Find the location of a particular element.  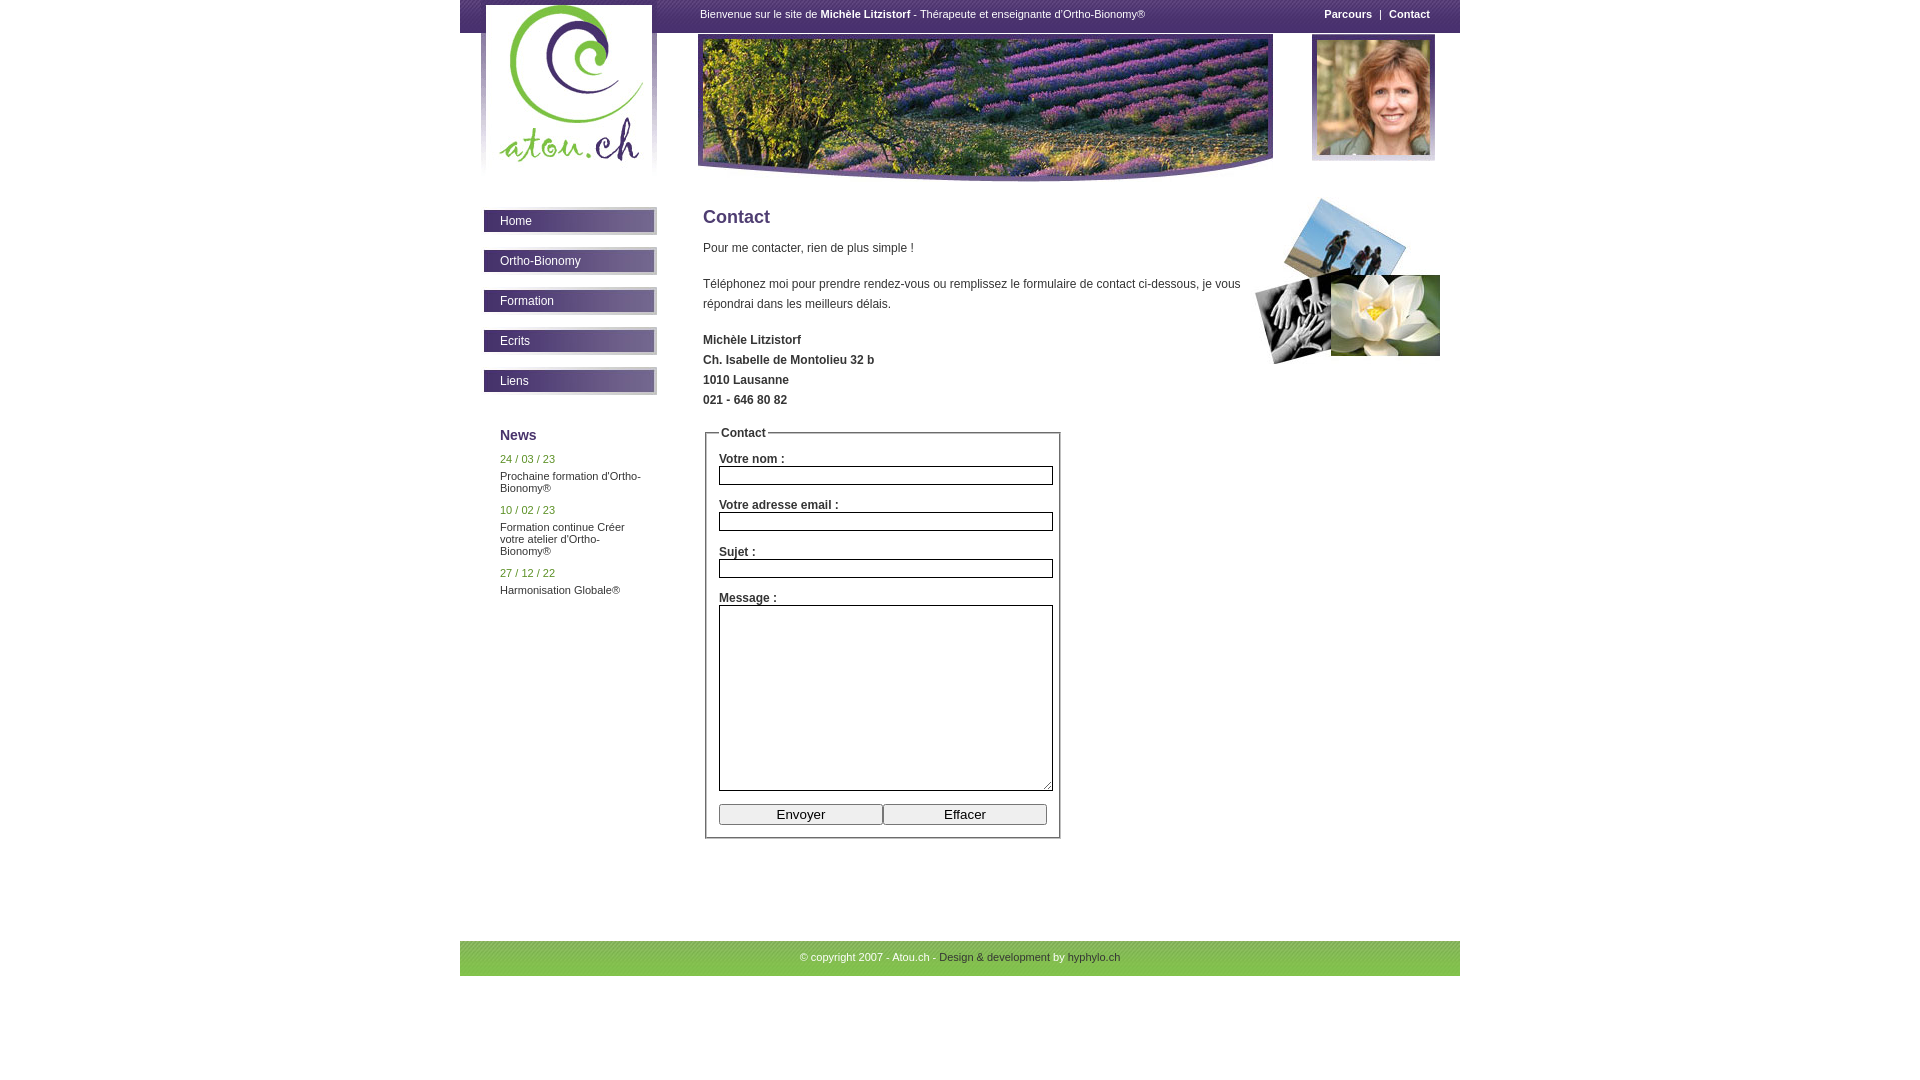

'Formation' is located at coordinates (568, 300).